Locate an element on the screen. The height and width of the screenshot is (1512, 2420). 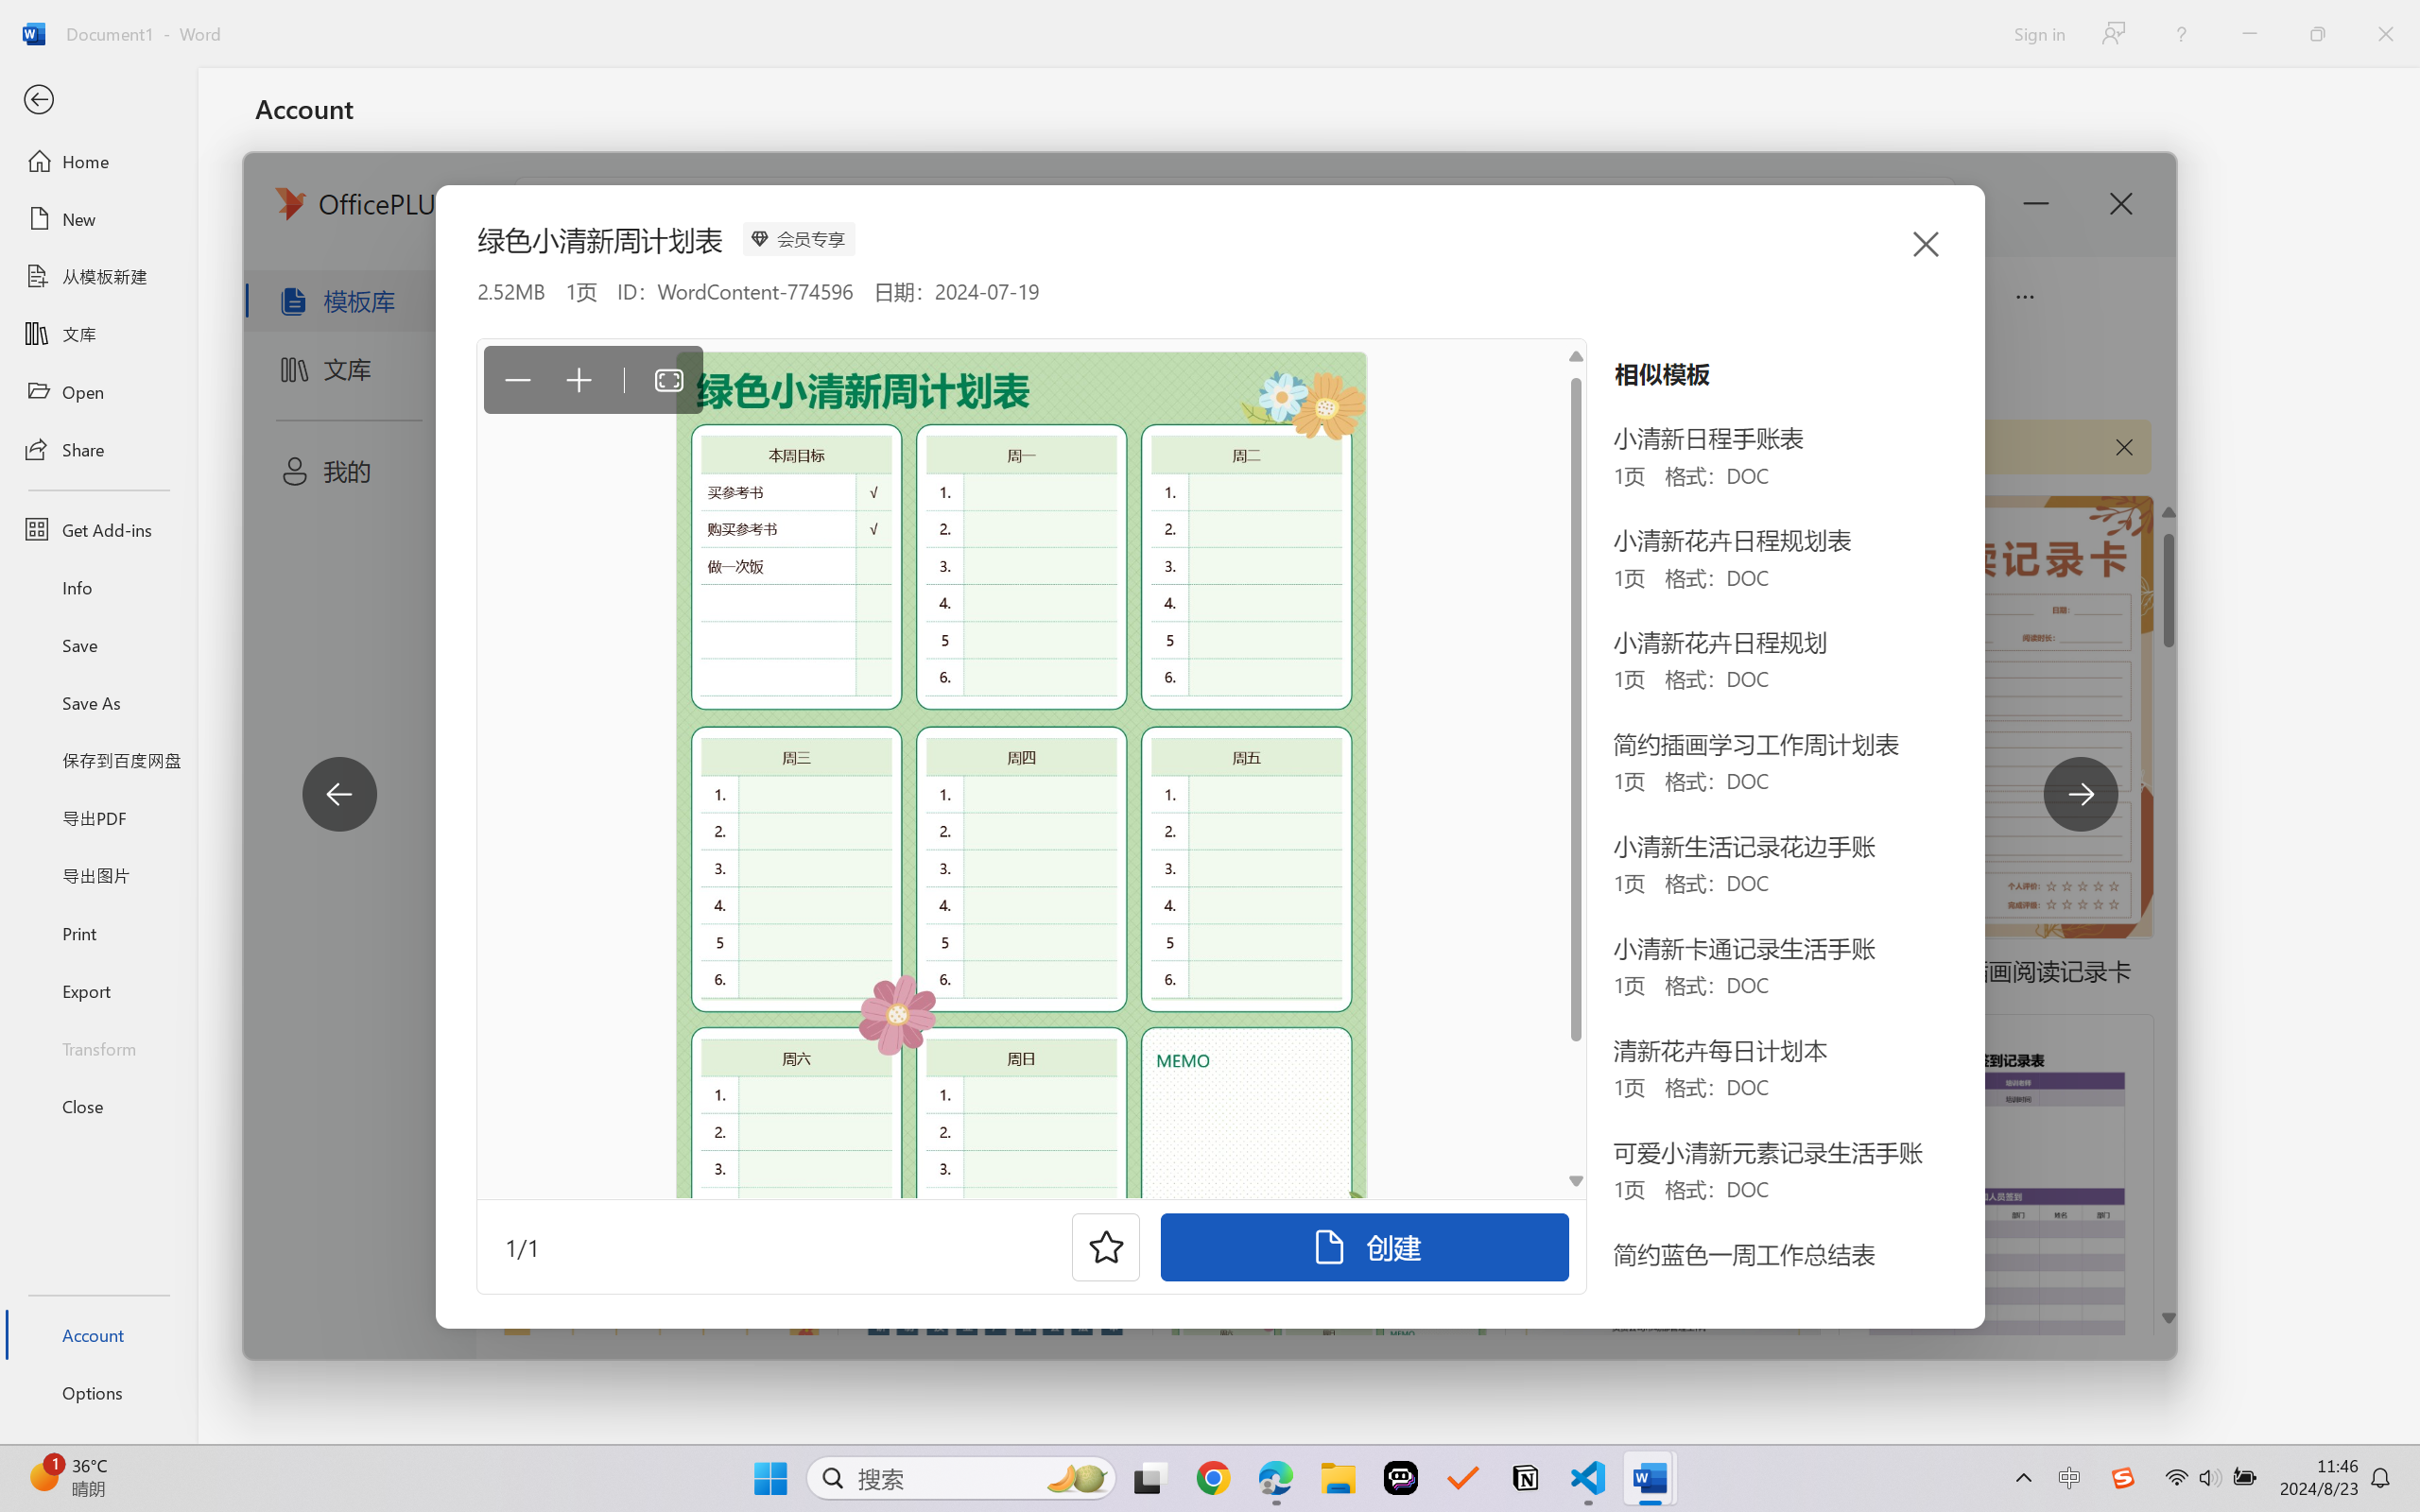
'New' is located at coordinates (97, 217).